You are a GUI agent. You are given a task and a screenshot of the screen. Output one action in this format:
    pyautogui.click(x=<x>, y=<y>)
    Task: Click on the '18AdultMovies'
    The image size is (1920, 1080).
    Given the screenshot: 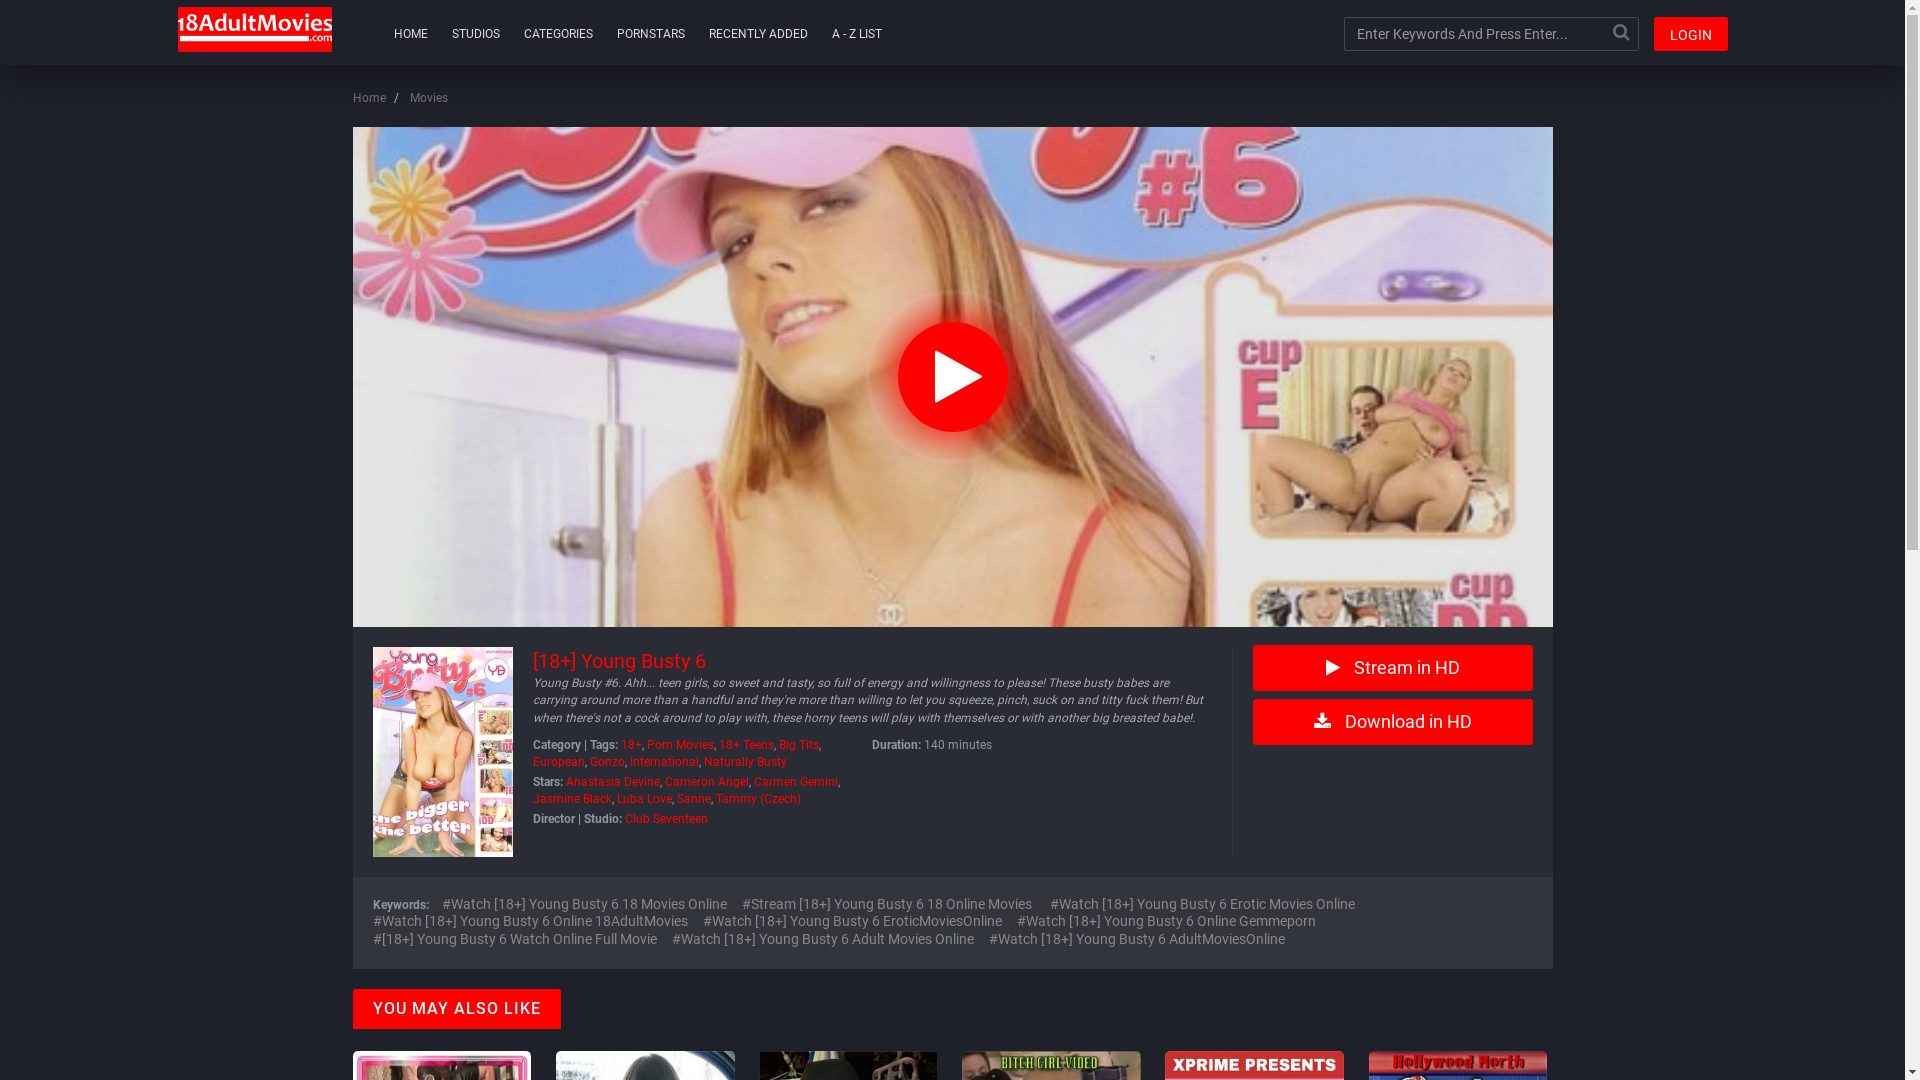 What is the action you would take?
    pyautogui.click(x=253, y=29)
    